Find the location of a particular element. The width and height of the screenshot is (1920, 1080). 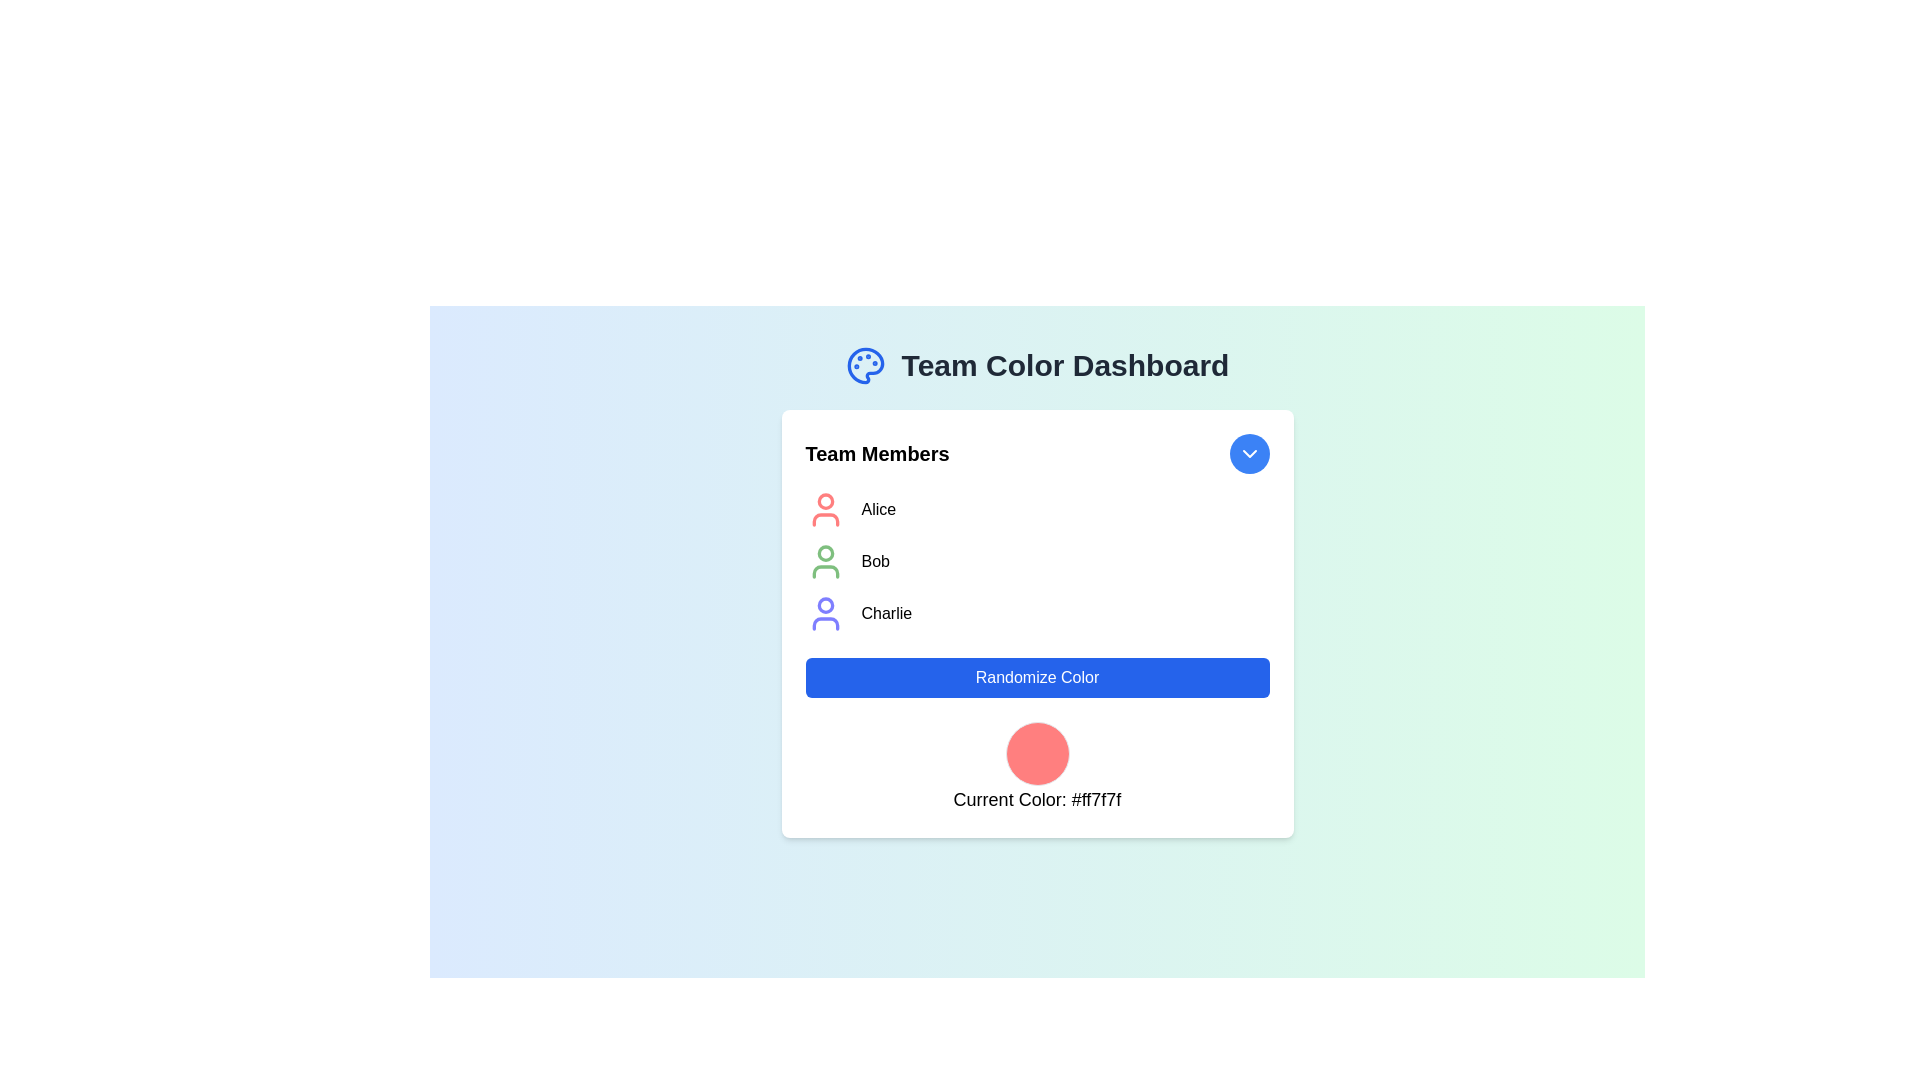

the chevron arrow icon located at the top-right corner of the 'Team Color Dashboard' card is located at coordinates (1248, 454).